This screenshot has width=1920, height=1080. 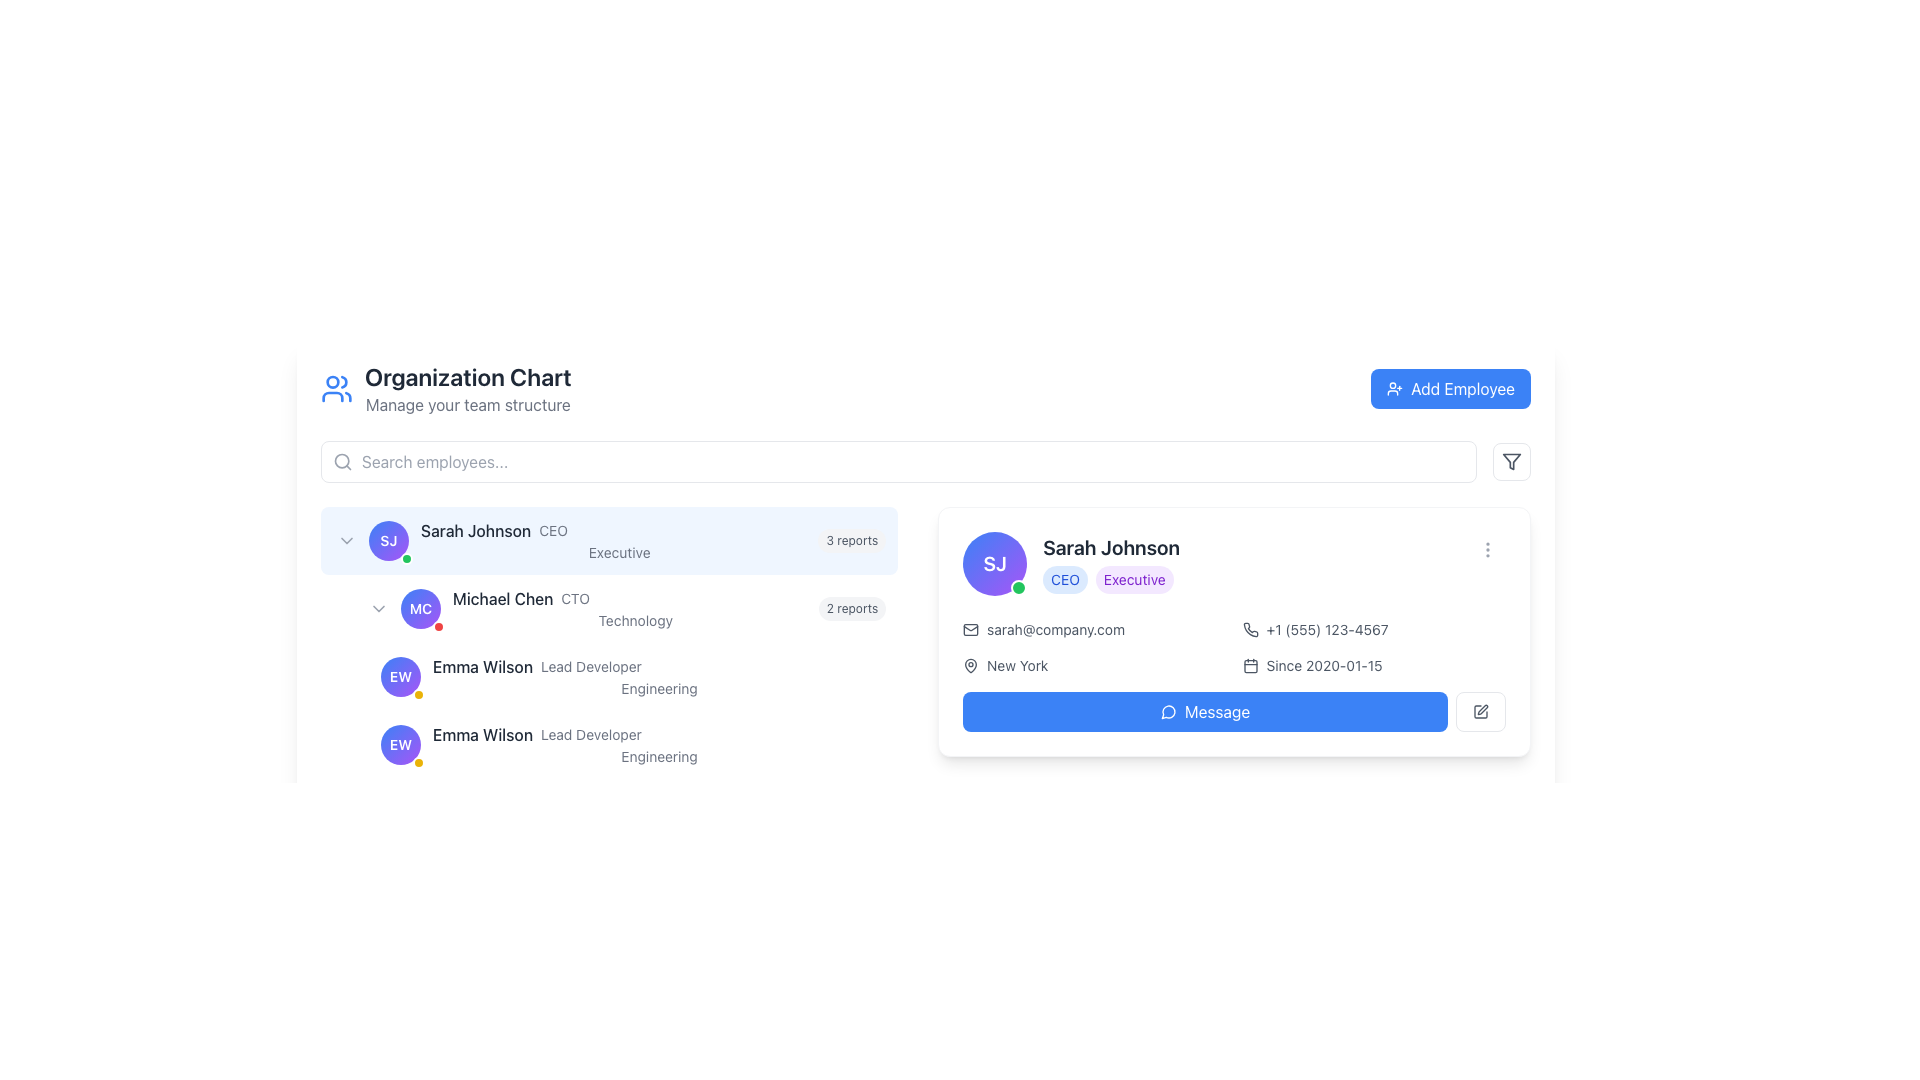 I want to click on the 'Executive' label, which indicates a position within the organizational chart and is located beneath the 'Sarah Johnson' and 'CEO' labels, so click(x=618, y=552).